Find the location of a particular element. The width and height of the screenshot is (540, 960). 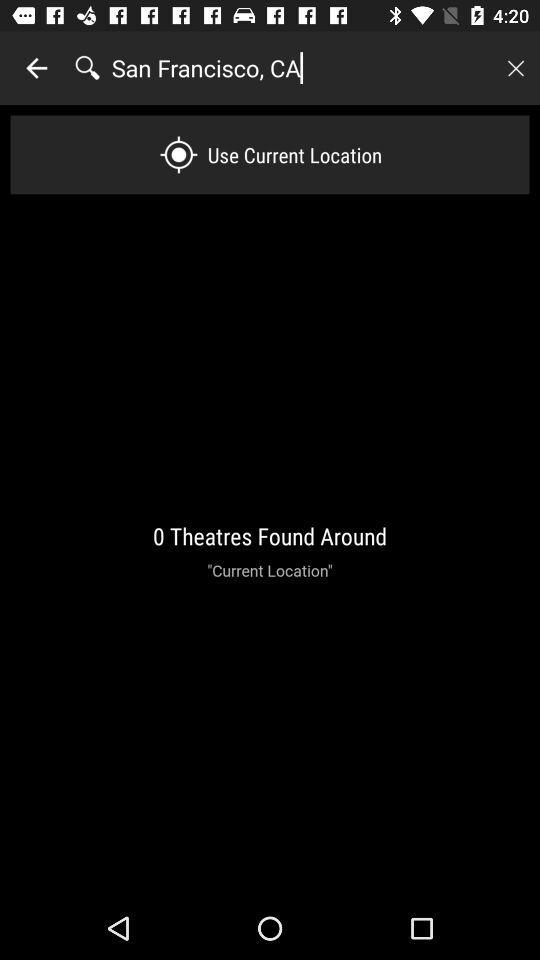

the icon above use current location is located at coordinates (300, 68).